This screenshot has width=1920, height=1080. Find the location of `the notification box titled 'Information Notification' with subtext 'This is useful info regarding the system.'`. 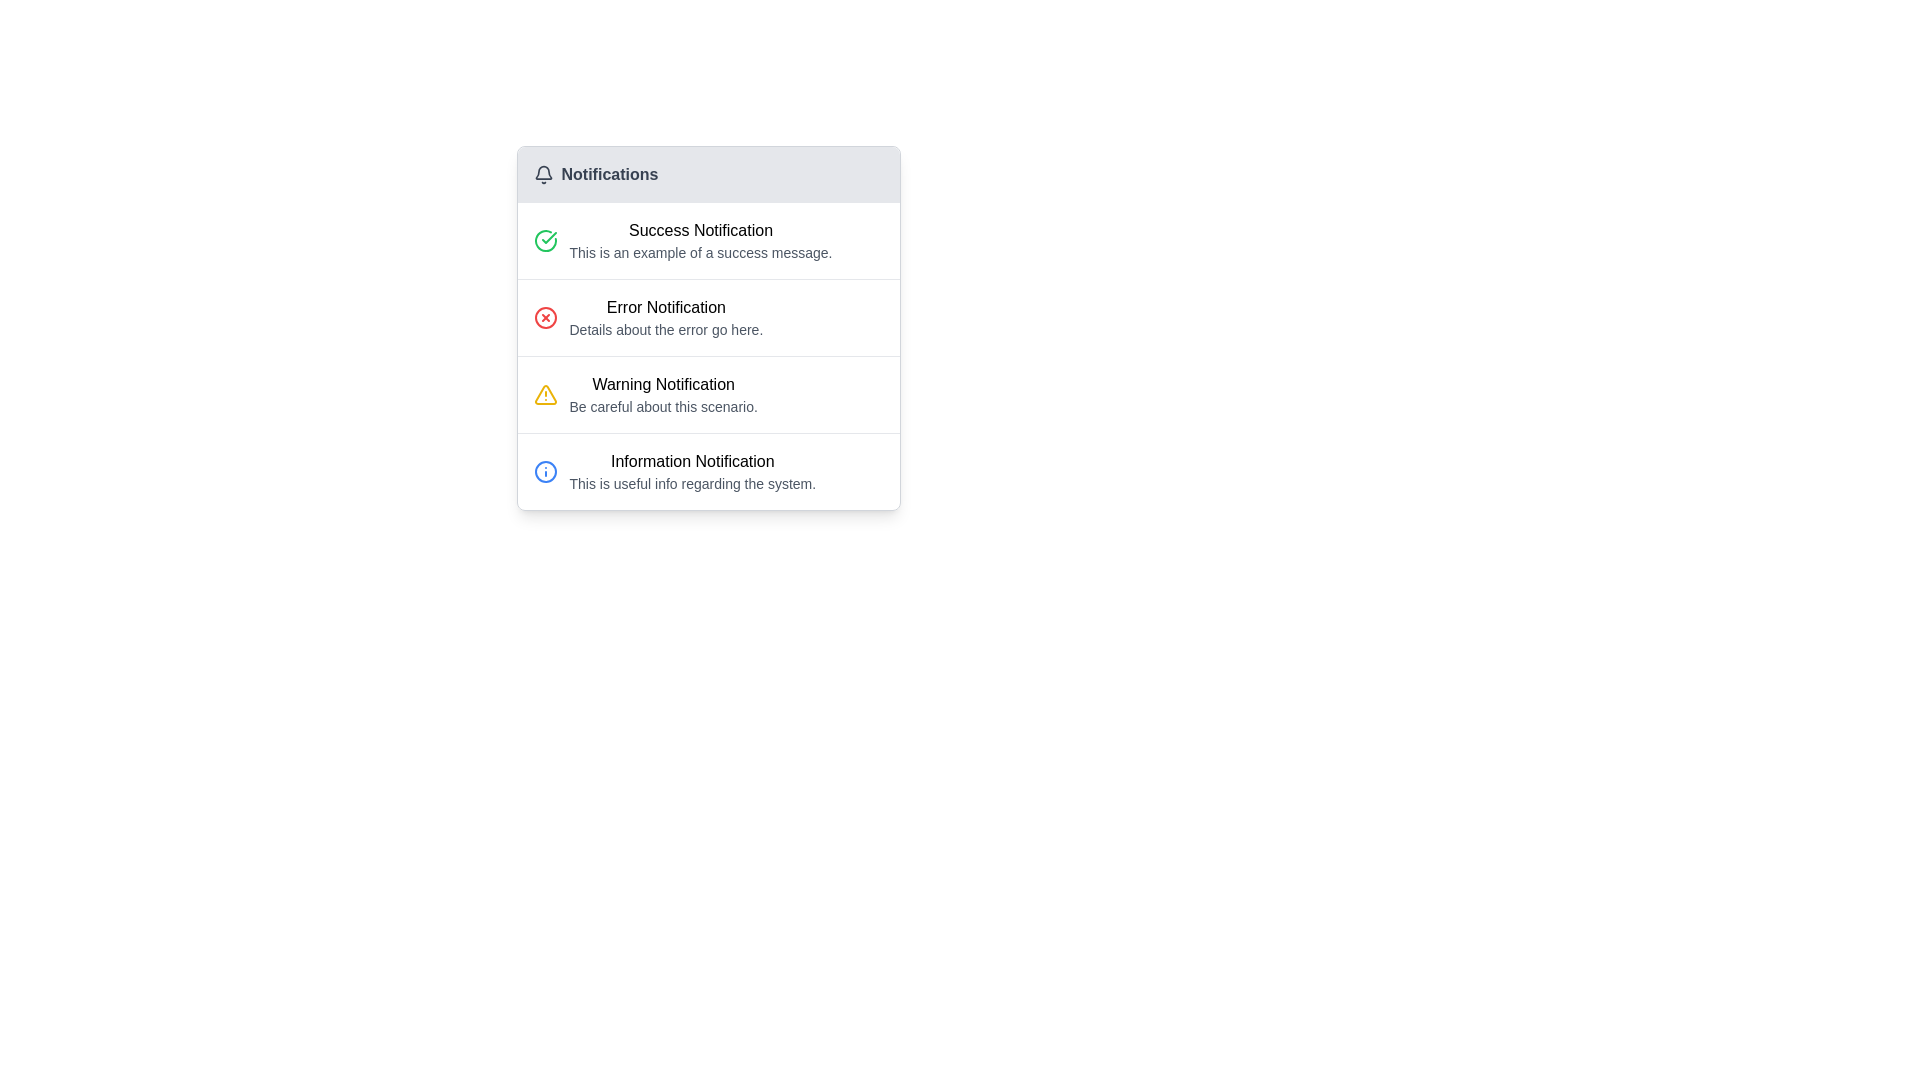

the notification box titled 'Information Notification' with subtext 'This is useful info regarding the system.' is located at coordinates (708, 471).